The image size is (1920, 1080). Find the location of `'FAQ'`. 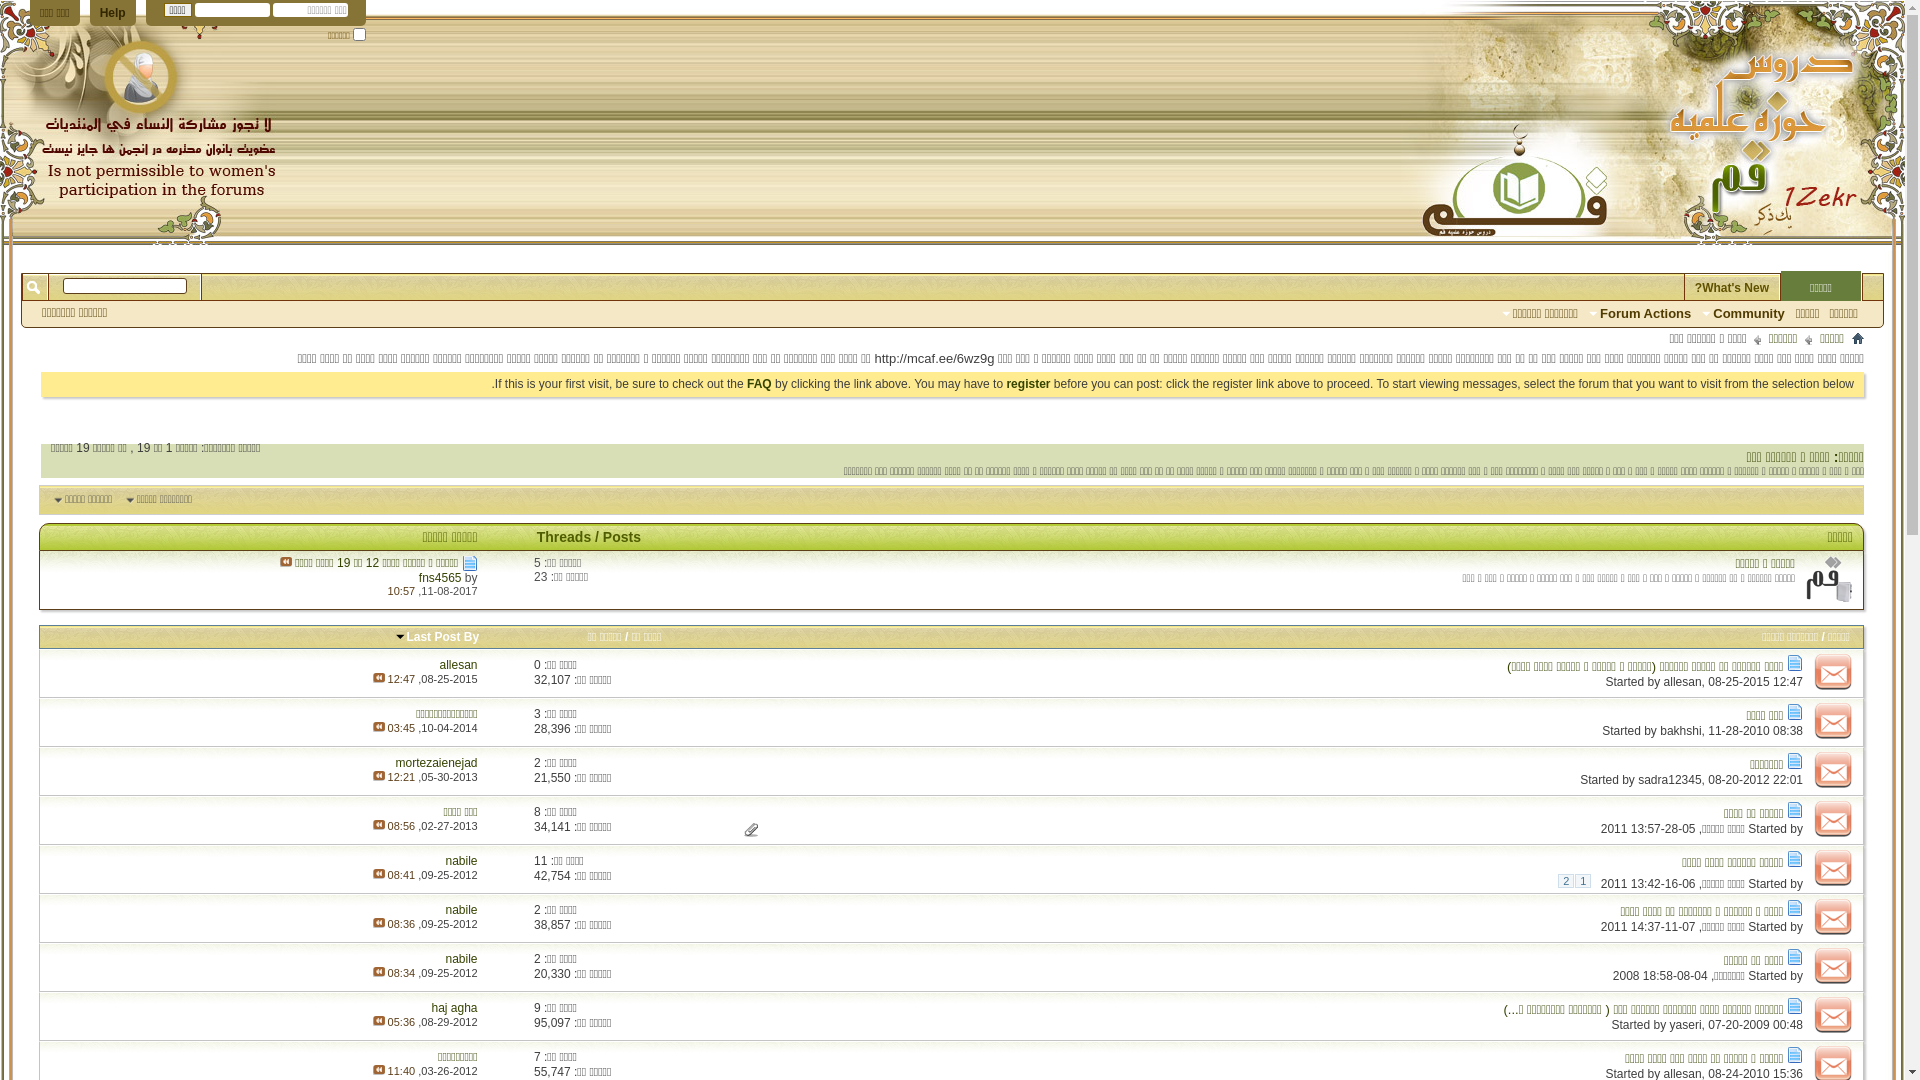

'FAQ' is located at coordinates (758, 384).